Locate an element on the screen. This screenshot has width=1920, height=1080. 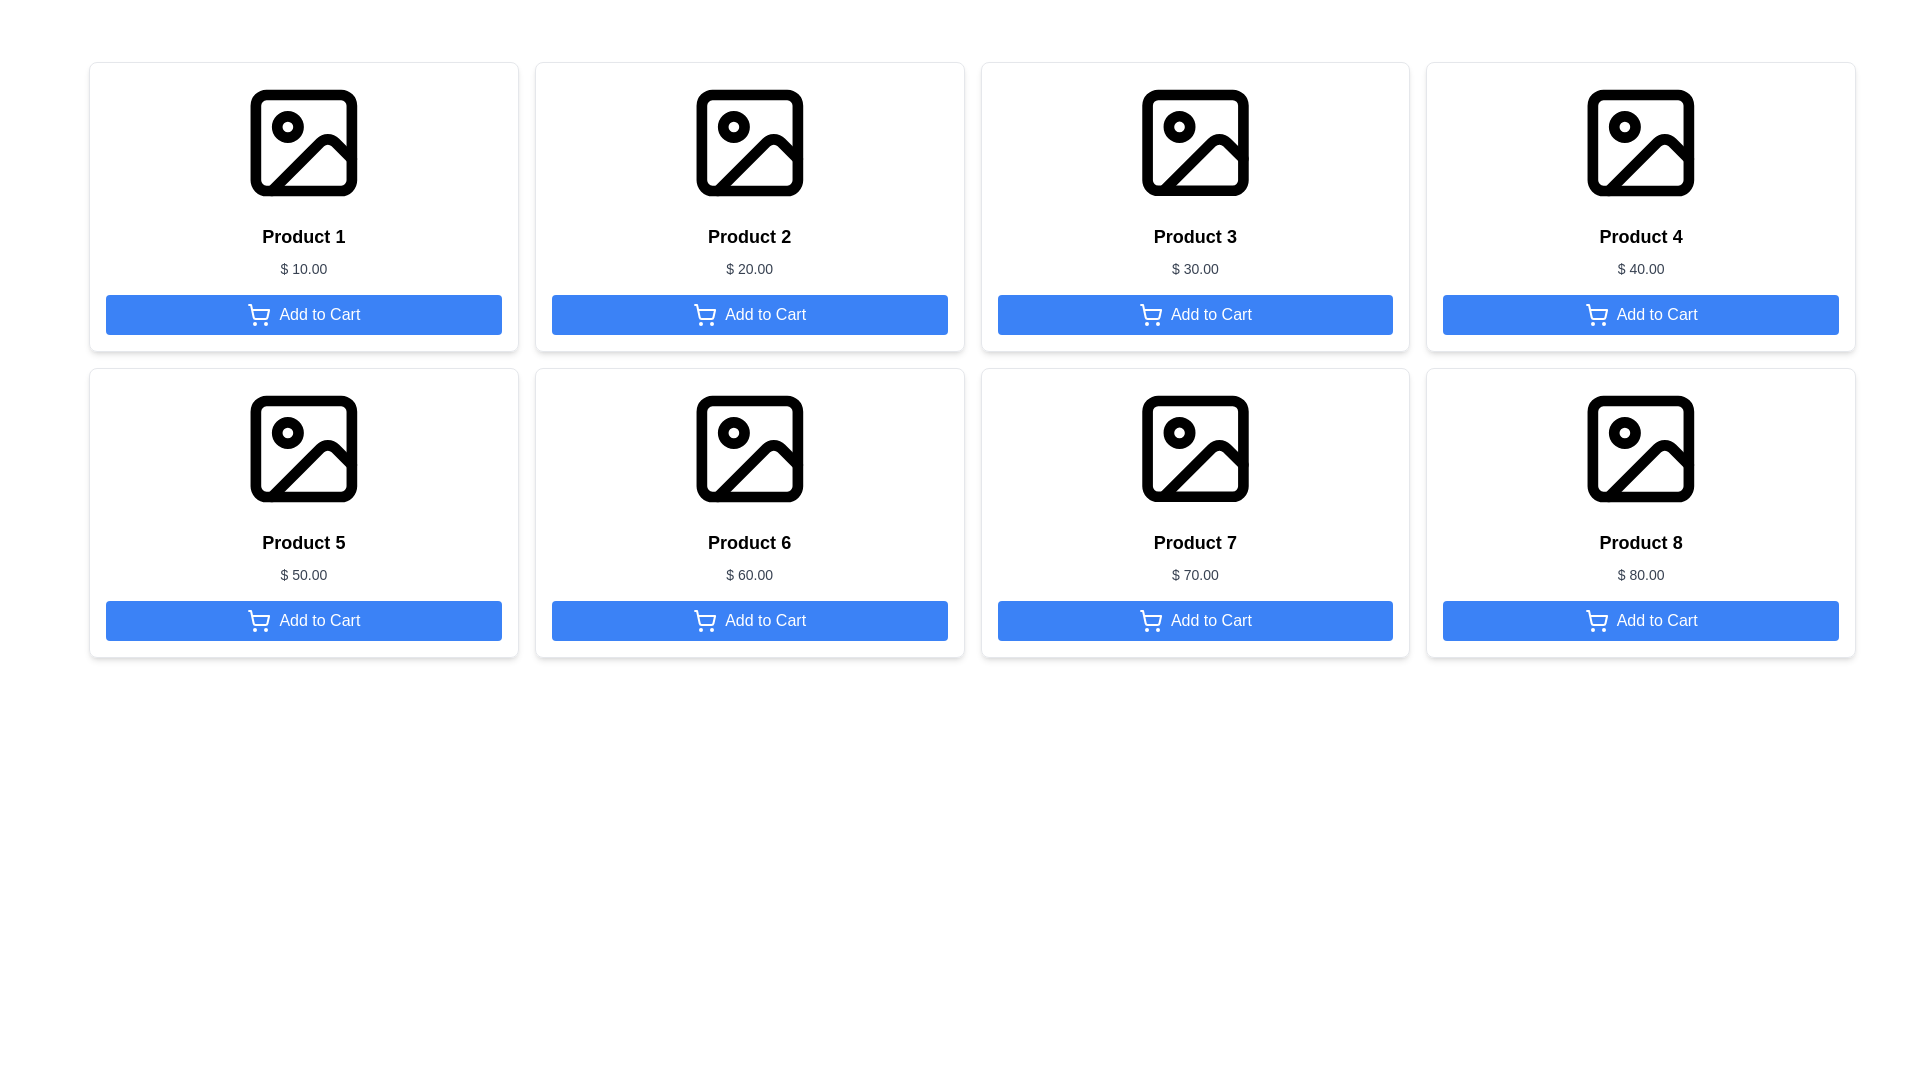
the SVG graphic representing the 'Add to Cart' action for 'Product 7', located in the second row and third column of the grid layout is located at coordinates (1151, 617).